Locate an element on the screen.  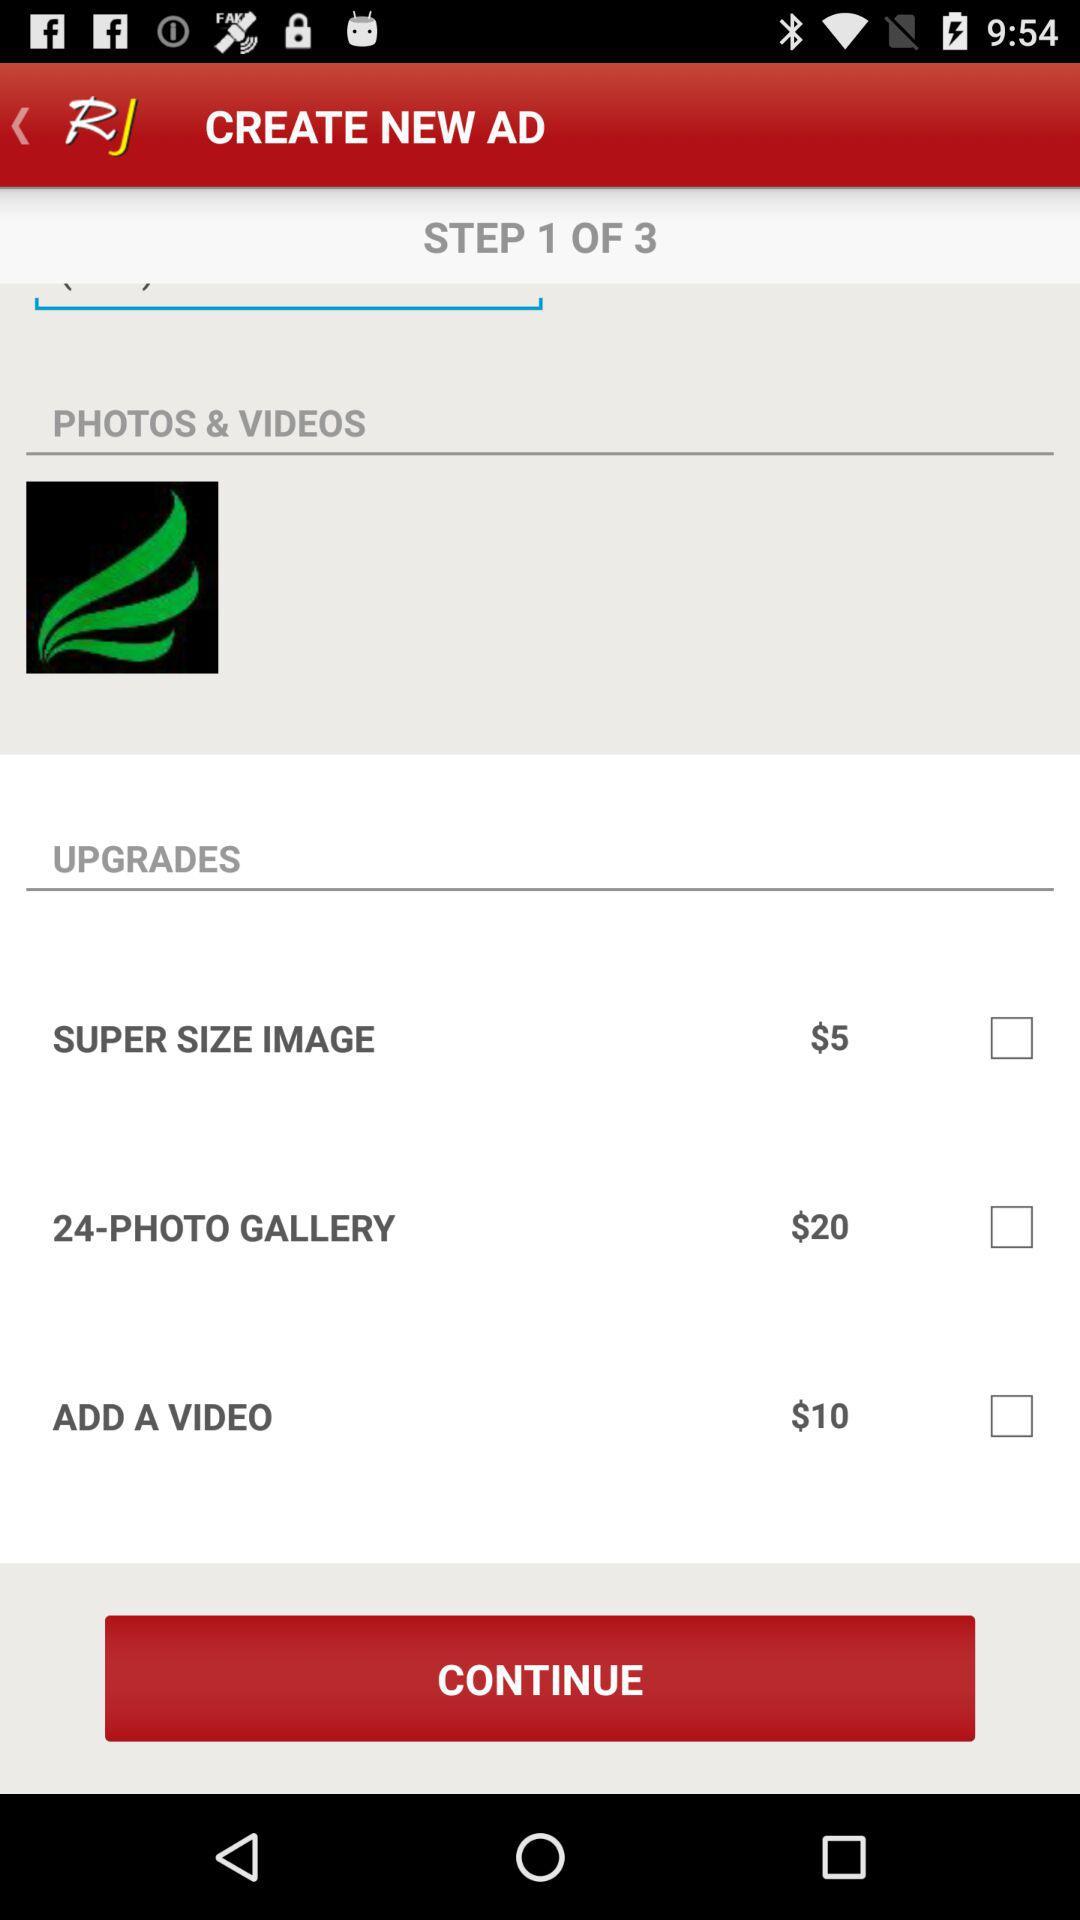
selection button is located at coordinates (1011, 1037).